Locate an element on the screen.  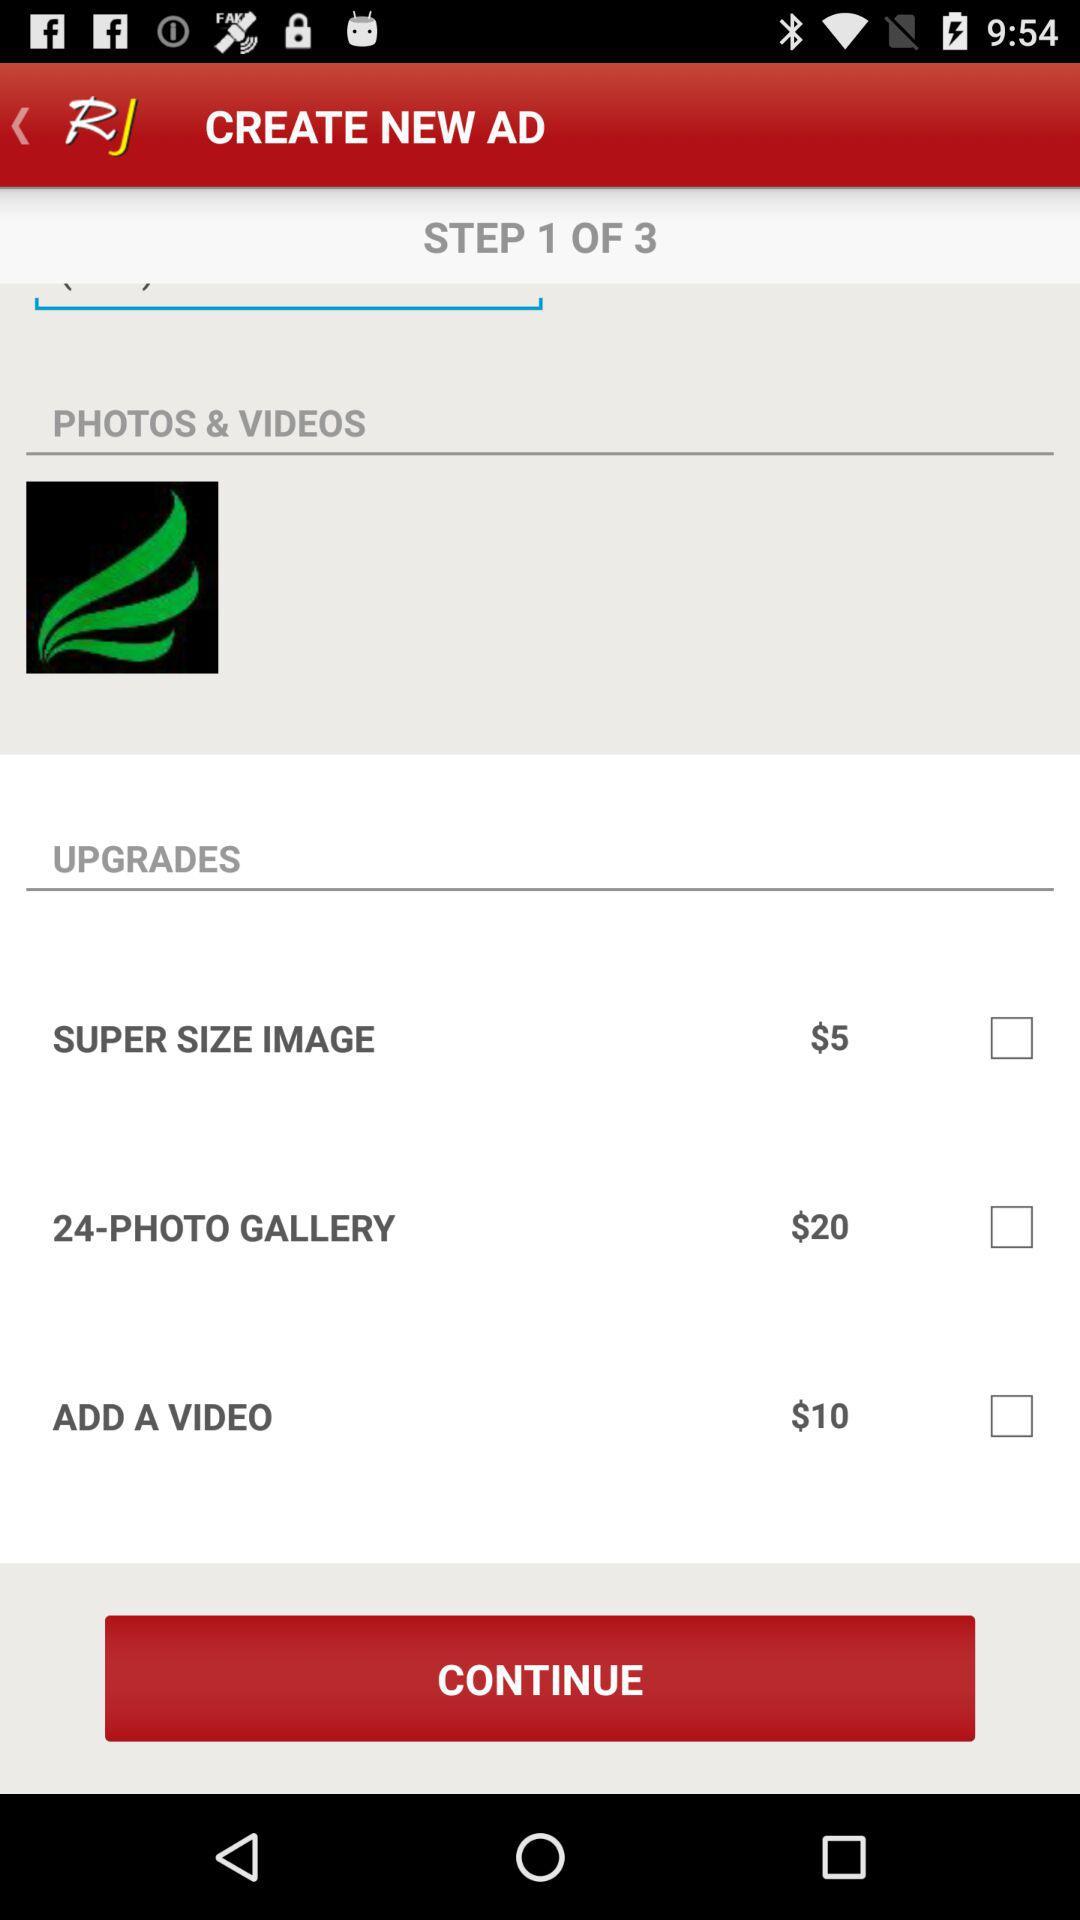
selection button is located at coordinates (1011, 1037).